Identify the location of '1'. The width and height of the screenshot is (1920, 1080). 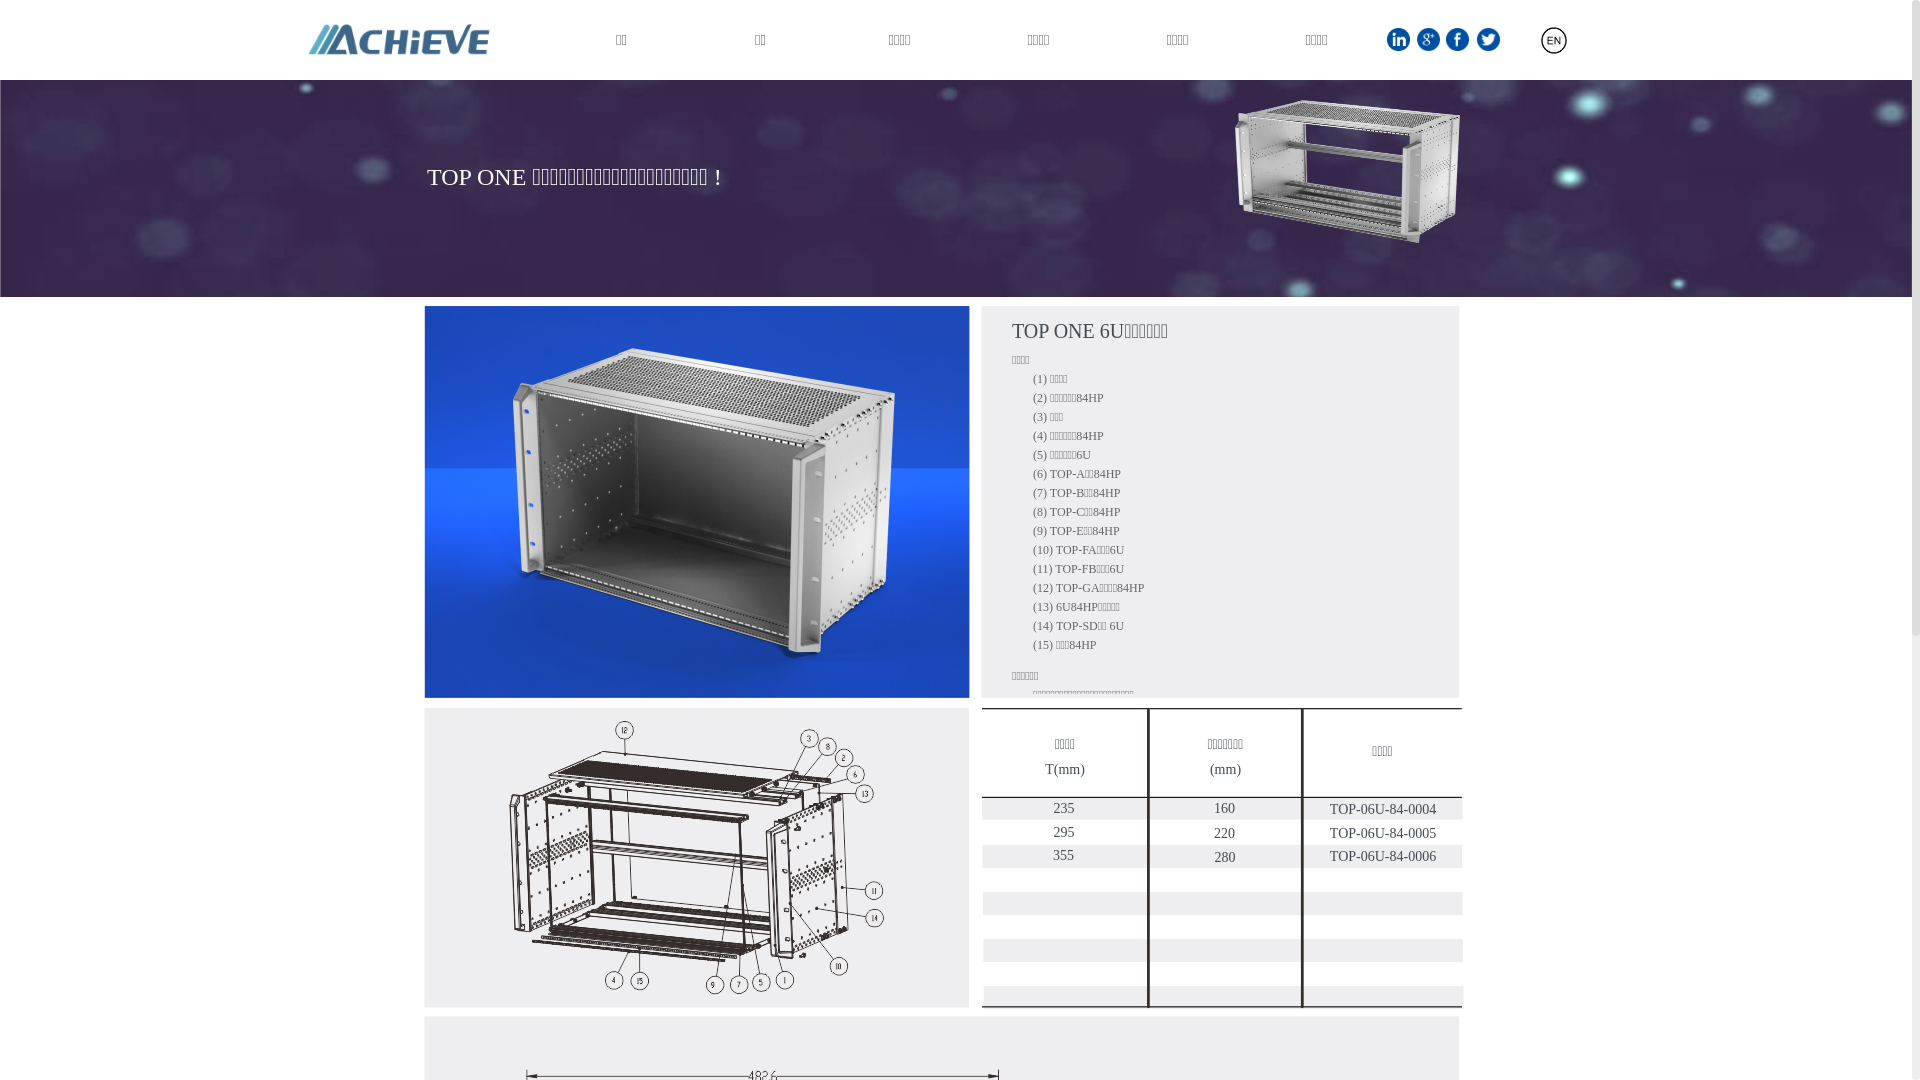
(1553, 40).